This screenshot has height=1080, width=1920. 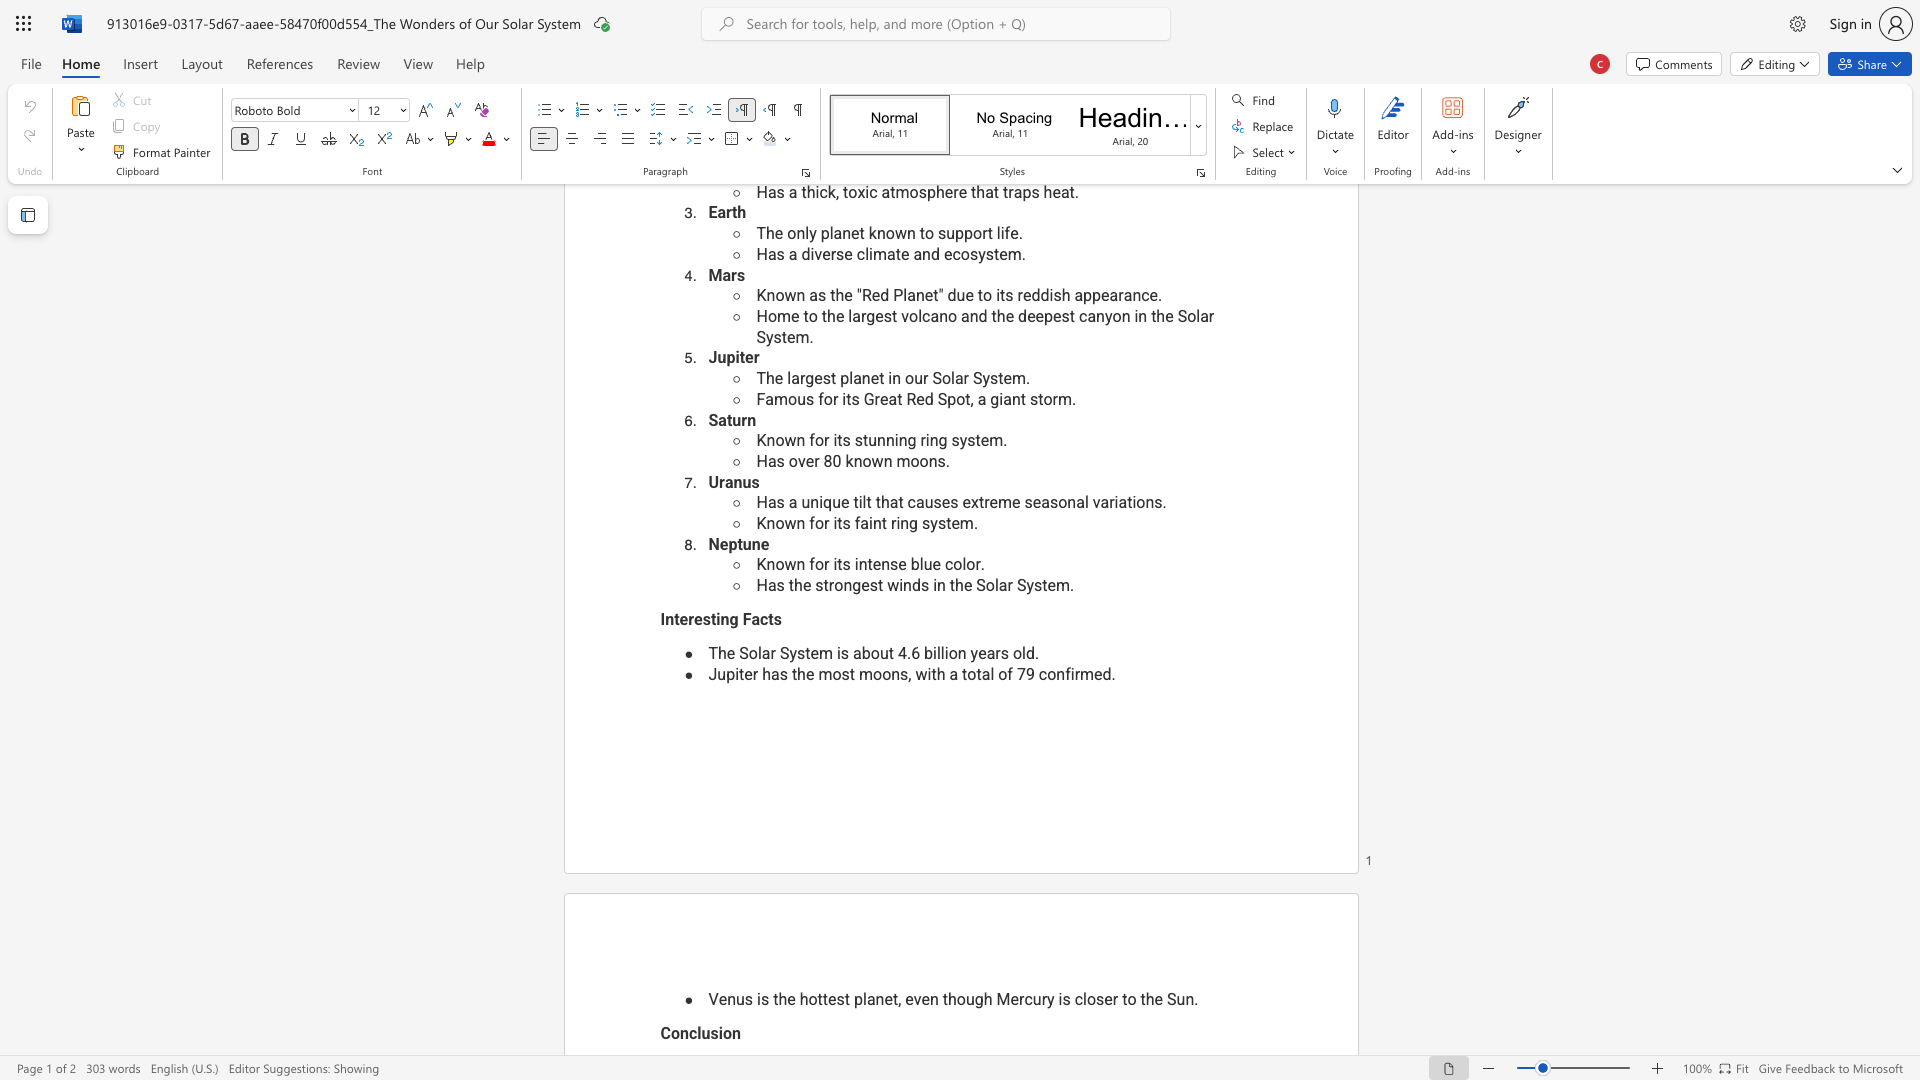 I want to click on the 1th character "7" in the text, so click(x=1021, y=674).